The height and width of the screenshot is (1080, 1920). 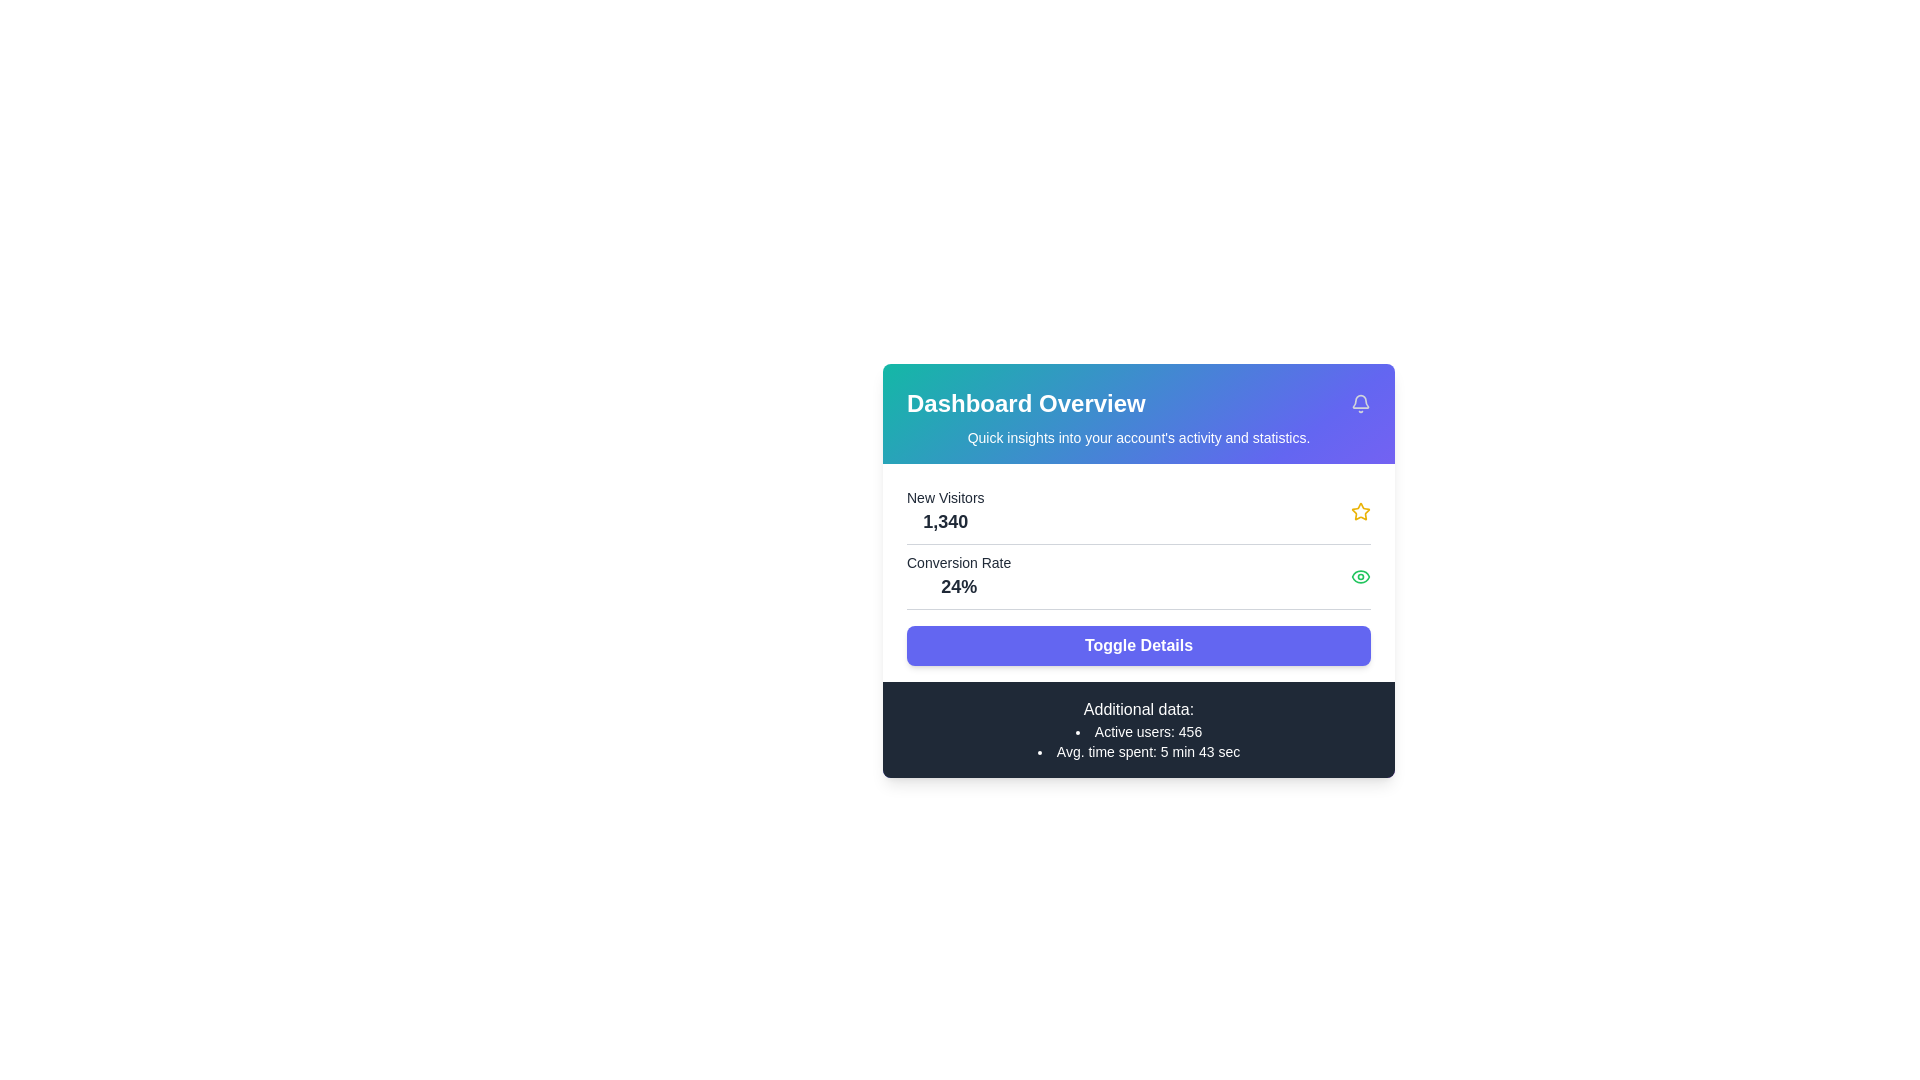 What do you see at coordinates (1138, 732) in the screenshot?
I see `the first bullet point in the list under the 'Additional data:' heading that displays the current number of active users` at bounding box center [1138, 732].